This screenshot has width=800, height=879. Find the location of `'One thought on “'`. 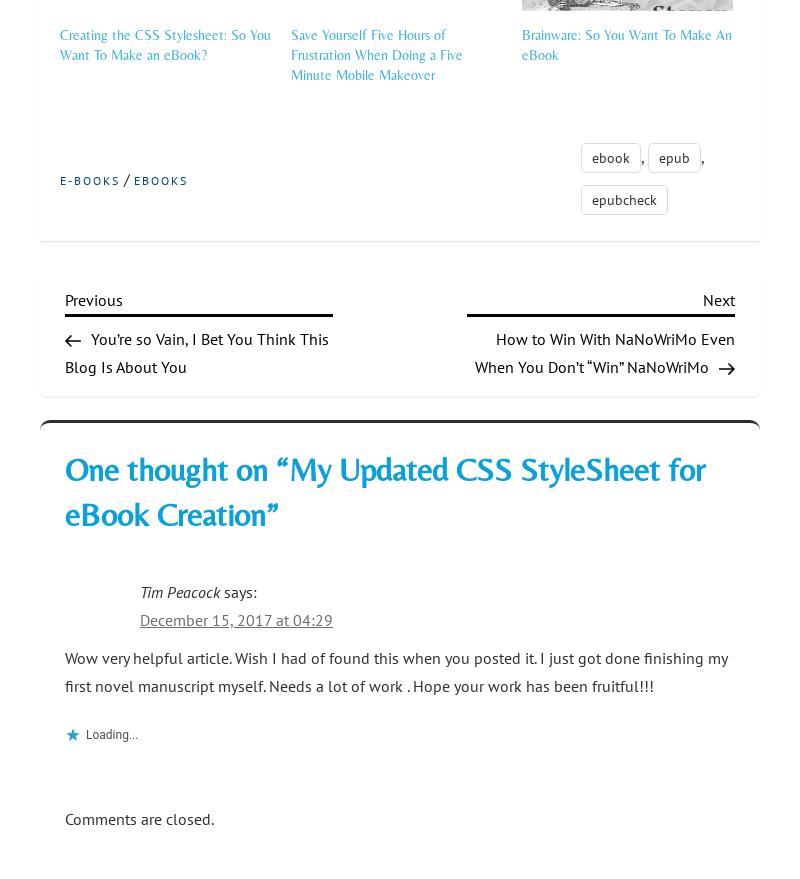

'One thought on “' is located at coordinates (64, 469).